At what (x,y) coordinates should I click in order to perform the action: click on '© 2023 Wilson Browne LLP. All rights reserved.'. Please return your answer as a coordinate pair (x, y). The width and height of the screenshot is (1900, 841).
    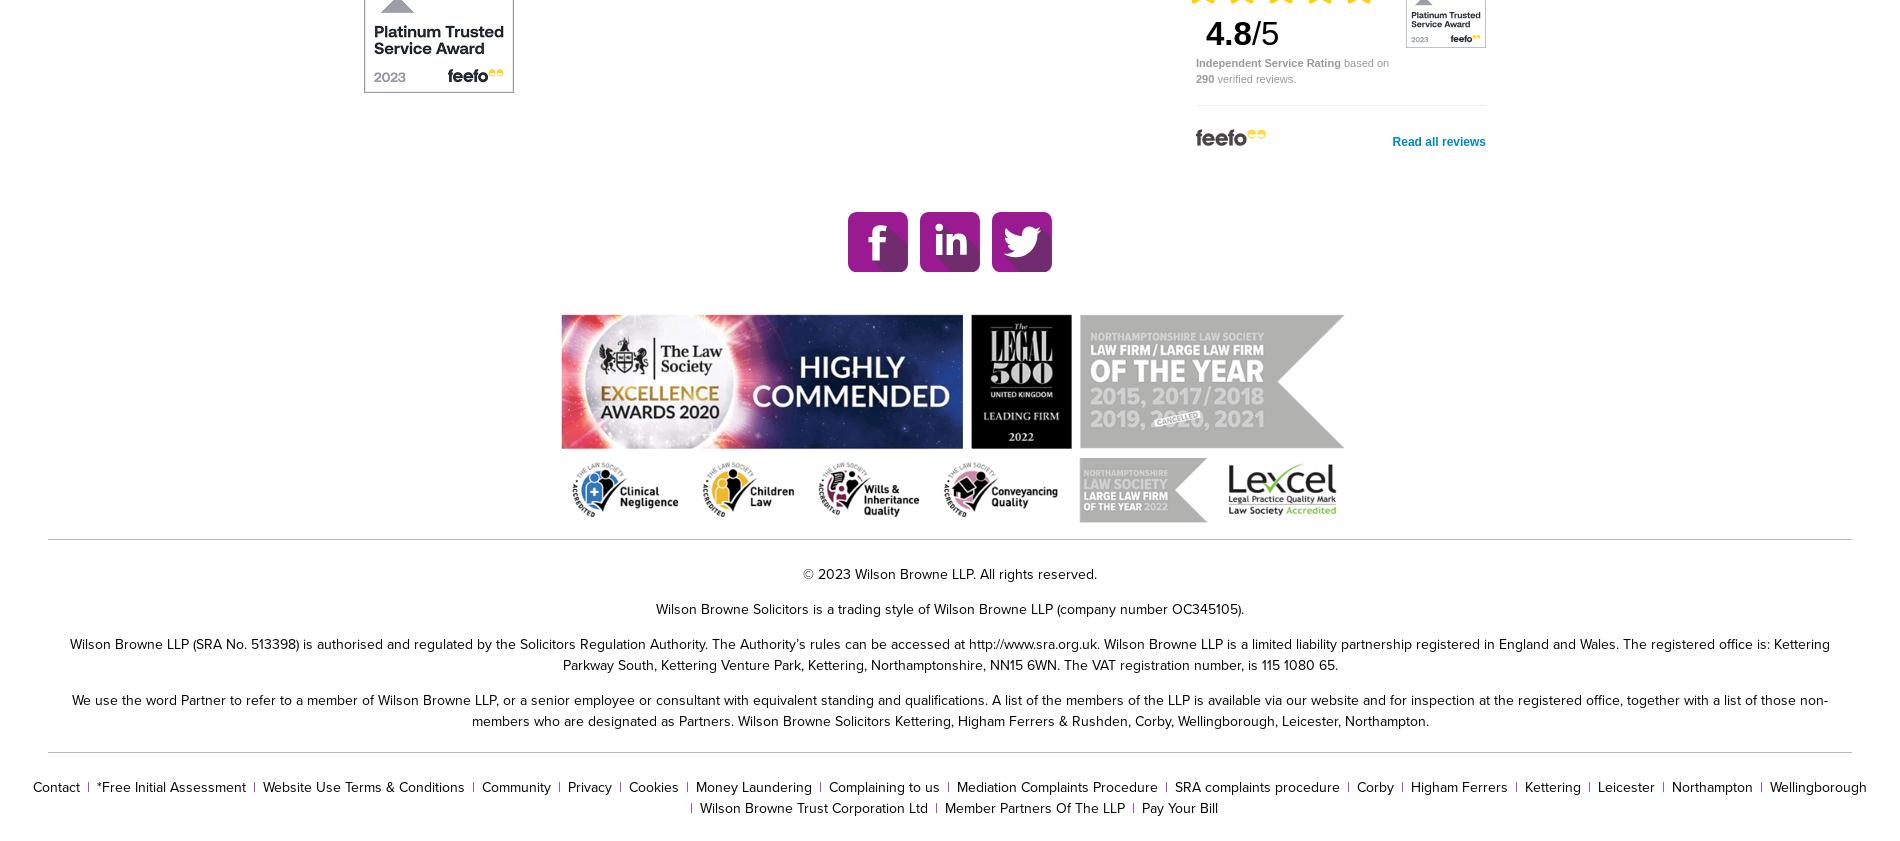
    Looking at the image, I should click on (950, 573).